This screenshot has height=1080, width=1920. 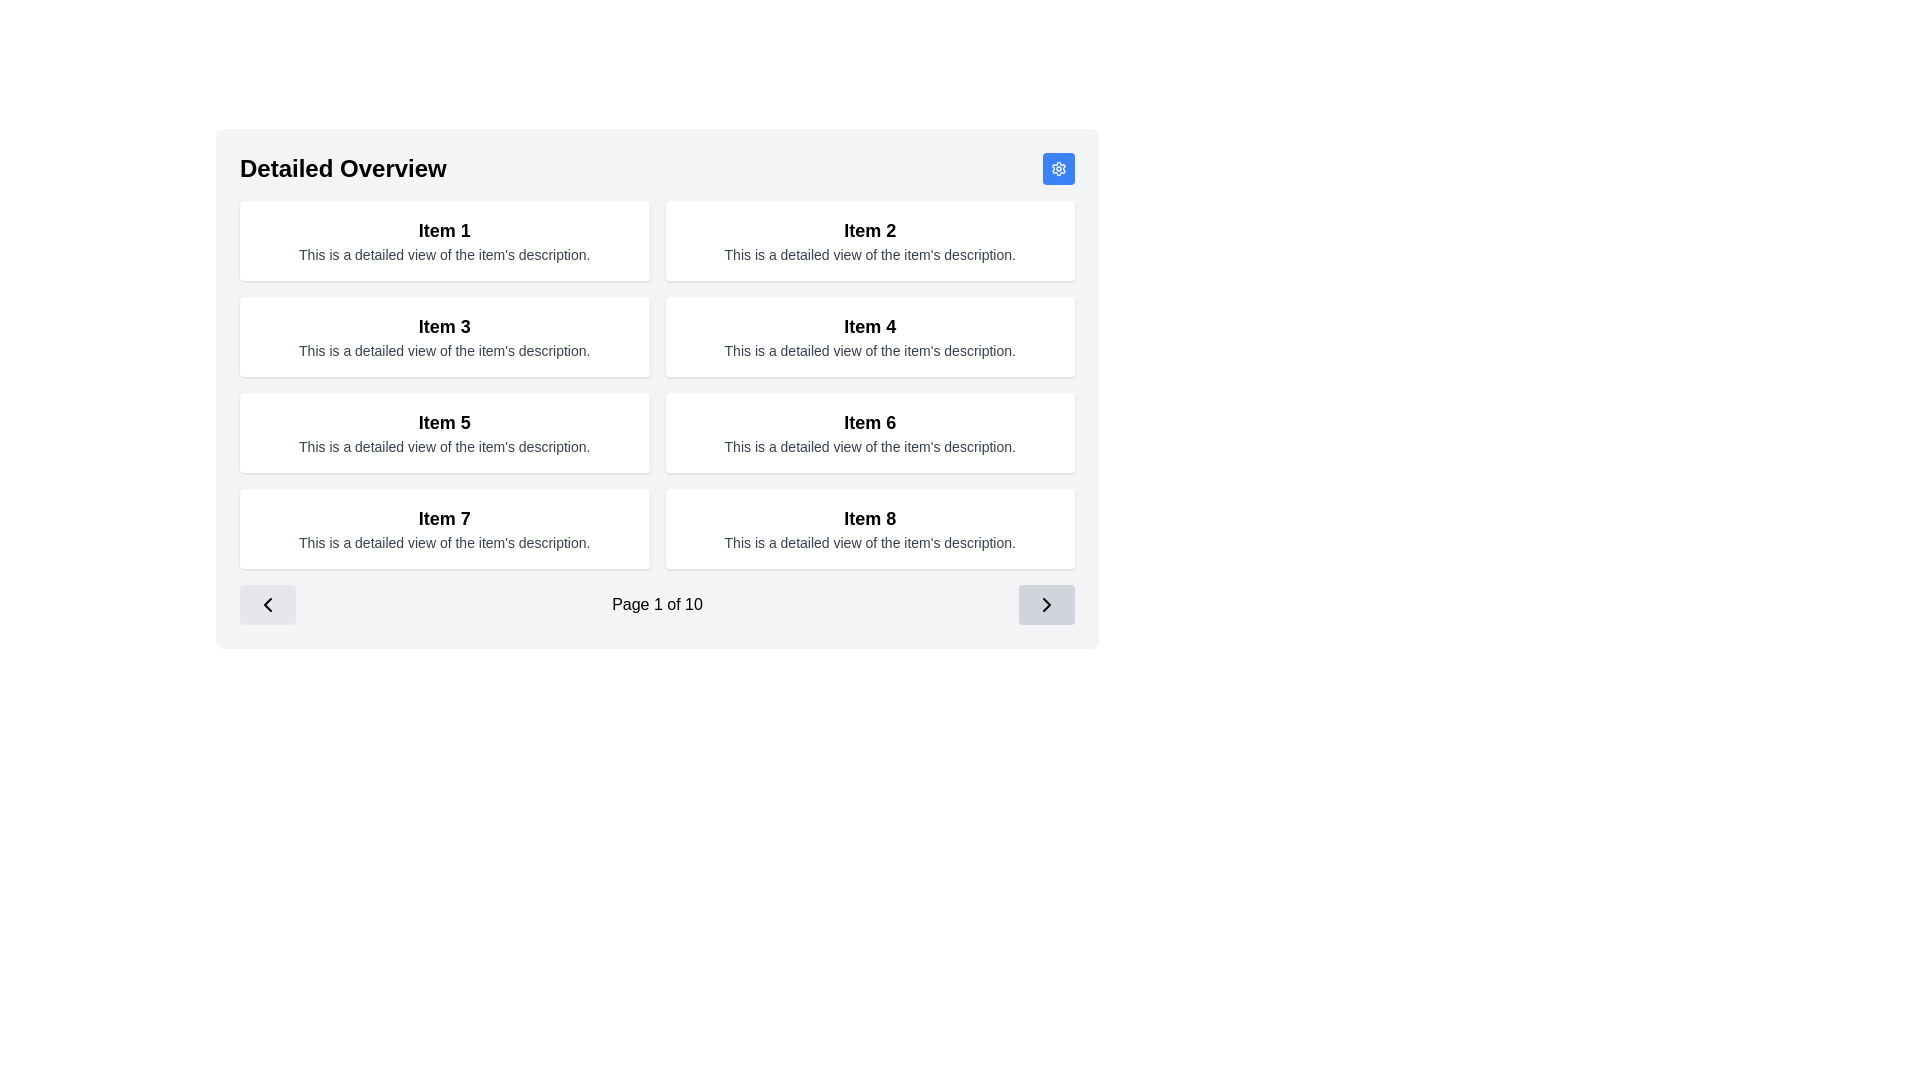 I want to click on text content of the Text Label that serves as the header for the card in the second column of the top row in the grid layout, so click(x=870, y=230).